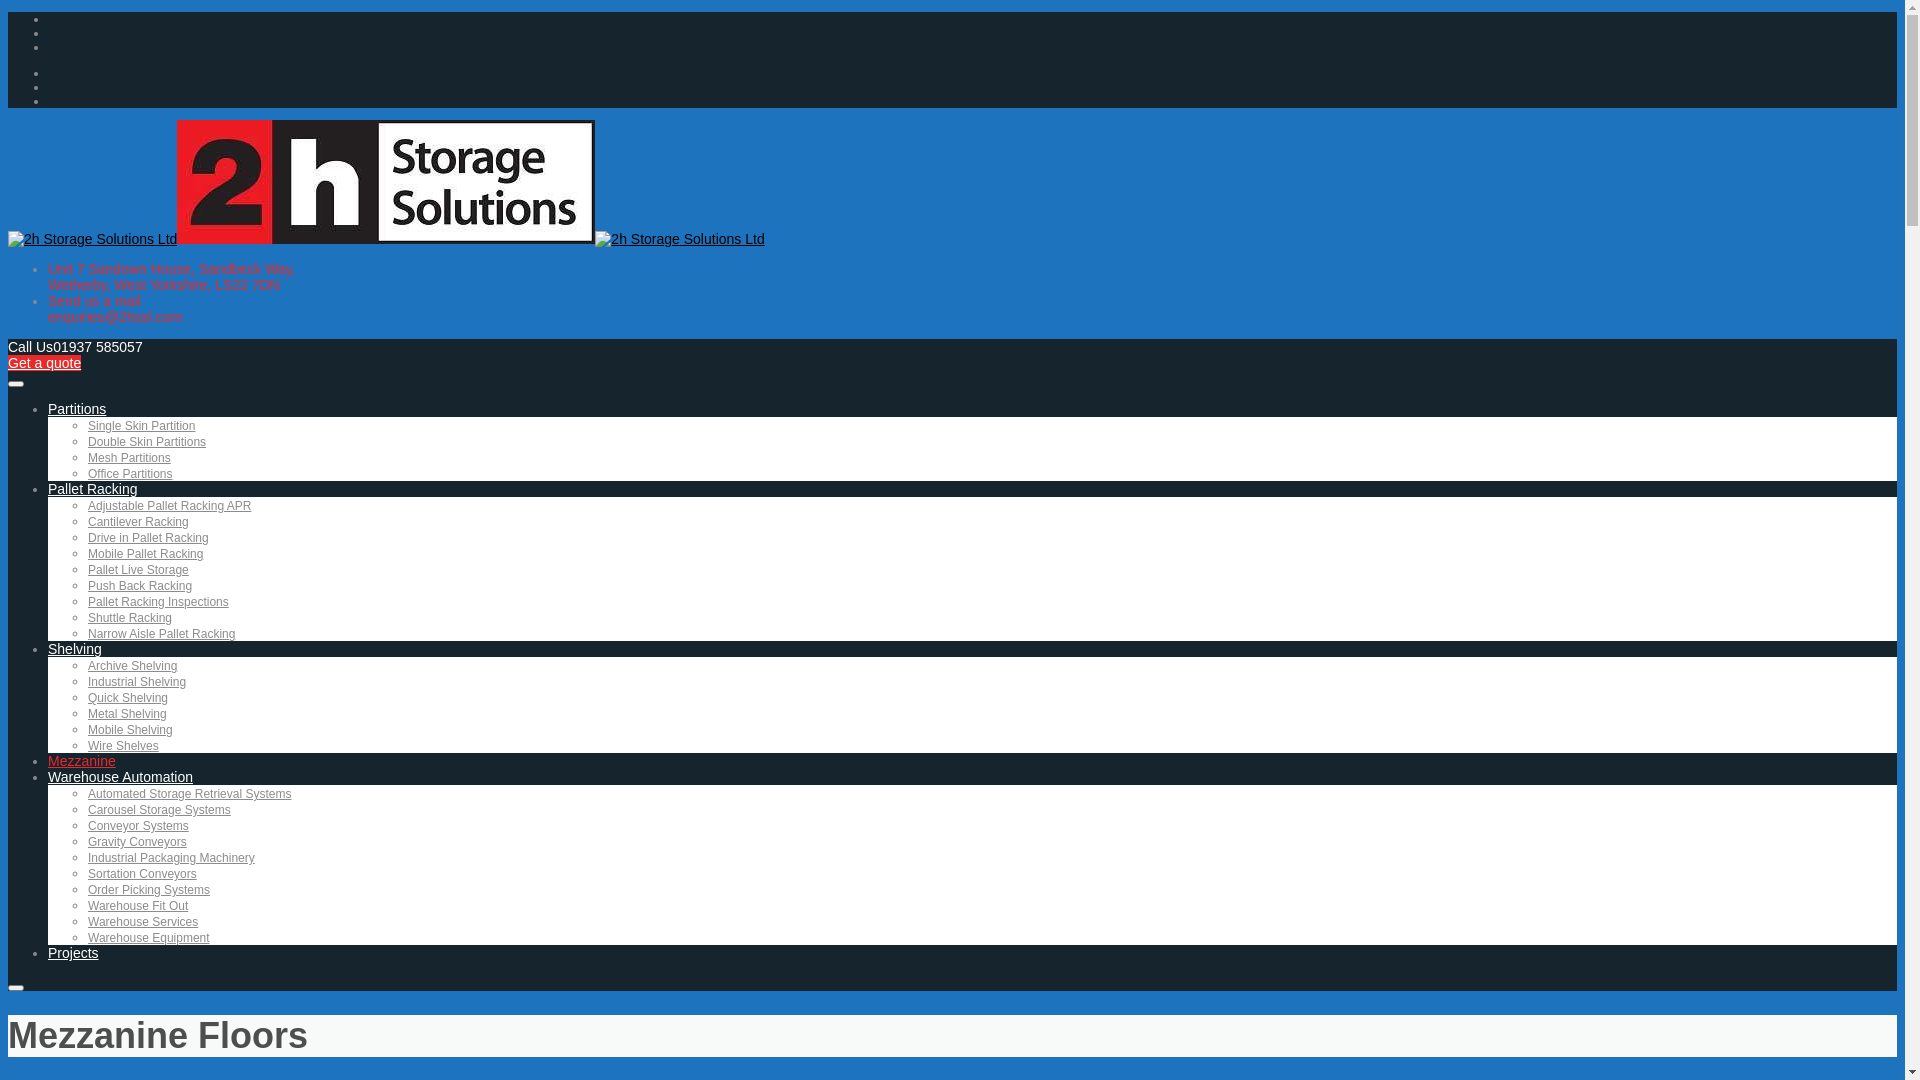 This screenshot has height=1080, width=1920. Describe the element at coordinates (142, 921) in the screenshot. I see `'Warehouse Services'` at that location.